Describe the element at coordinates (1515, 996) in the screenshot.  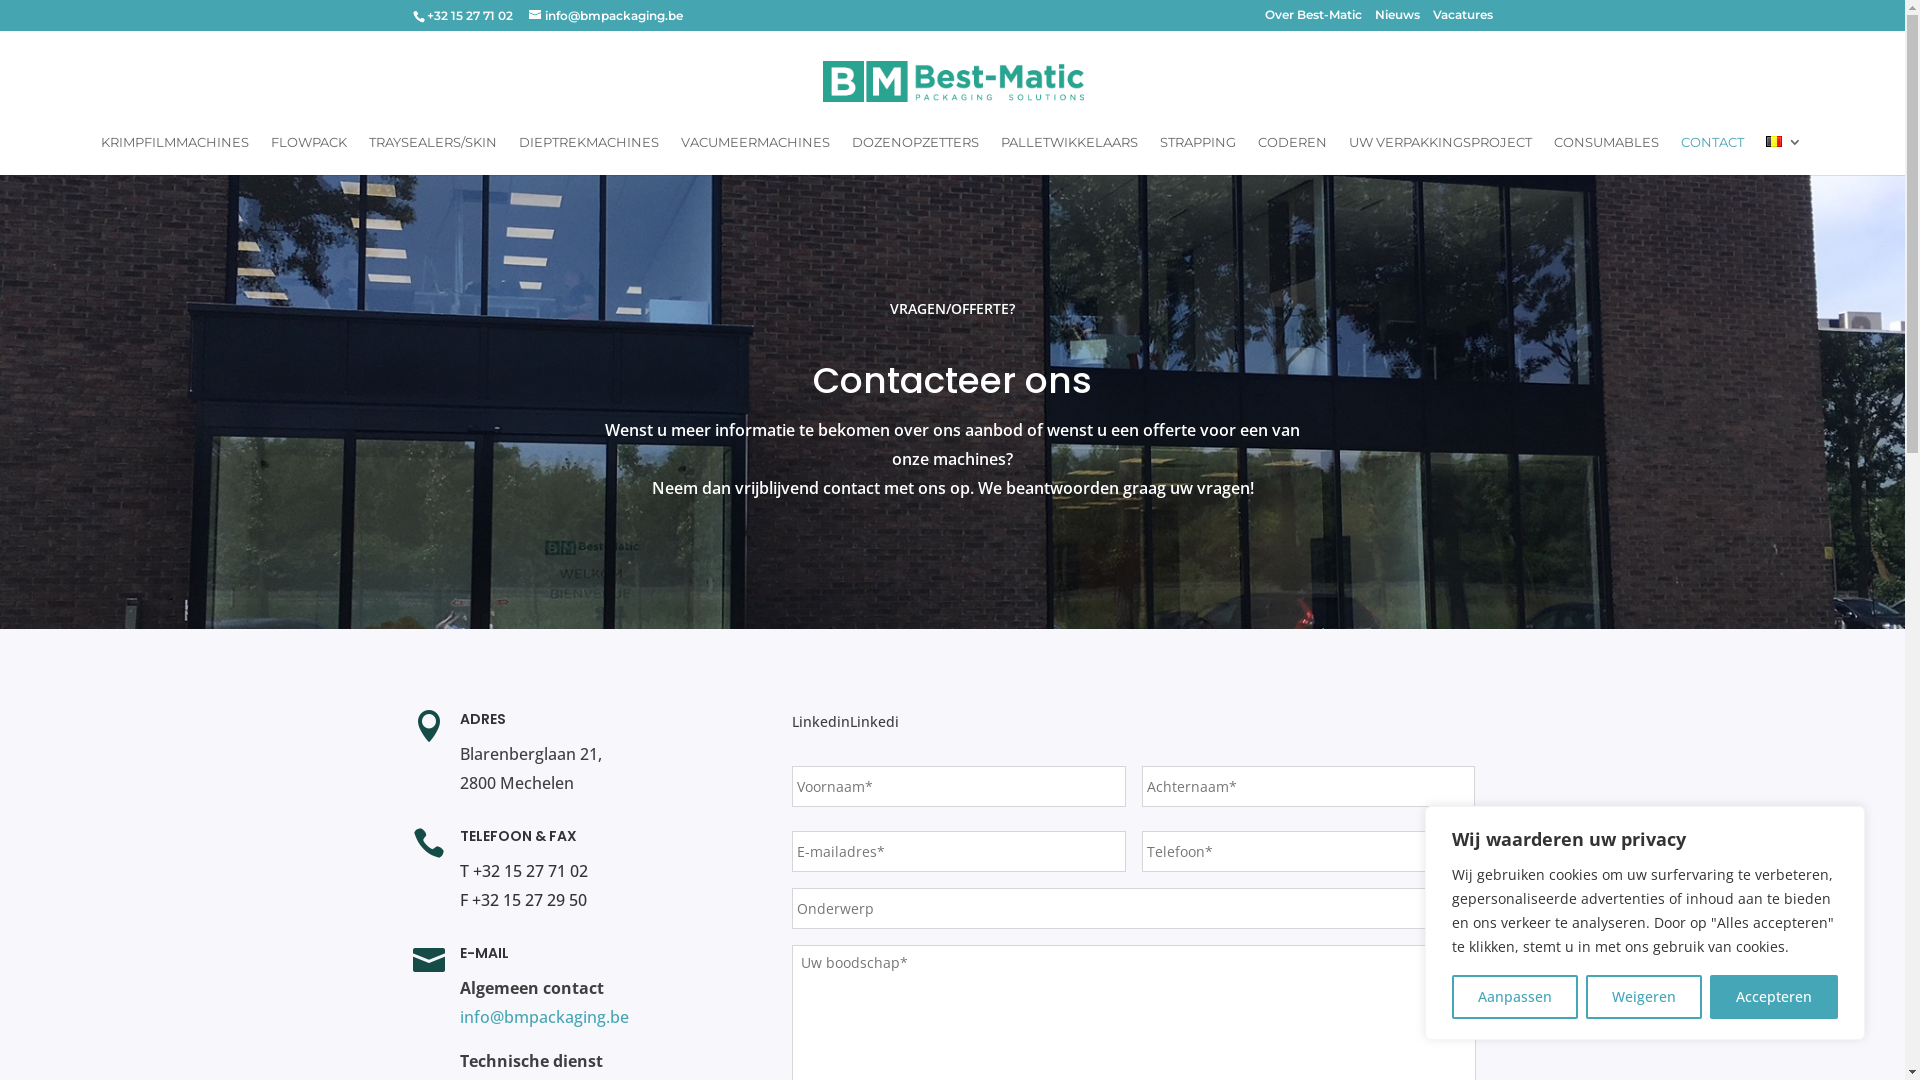
I see `'Aanpassen'` at that location.